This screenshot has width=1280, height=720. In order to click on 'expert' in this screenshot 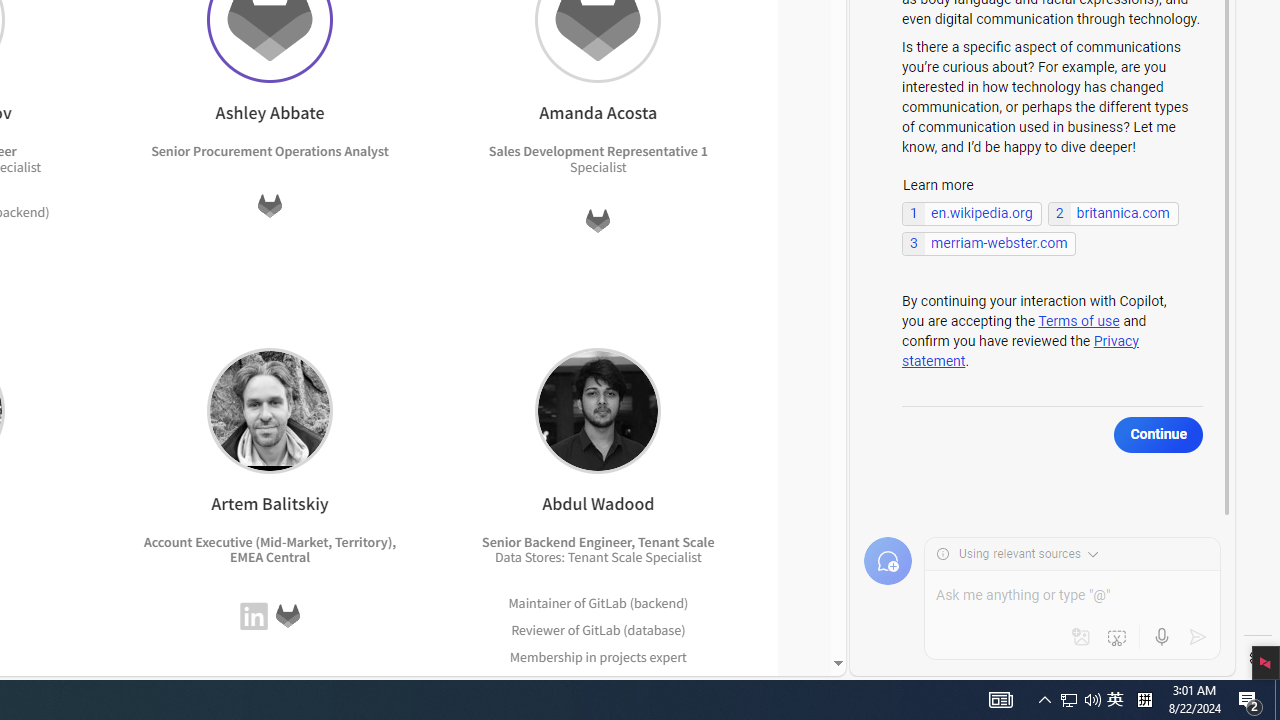, I will do `click(664, 682)`.